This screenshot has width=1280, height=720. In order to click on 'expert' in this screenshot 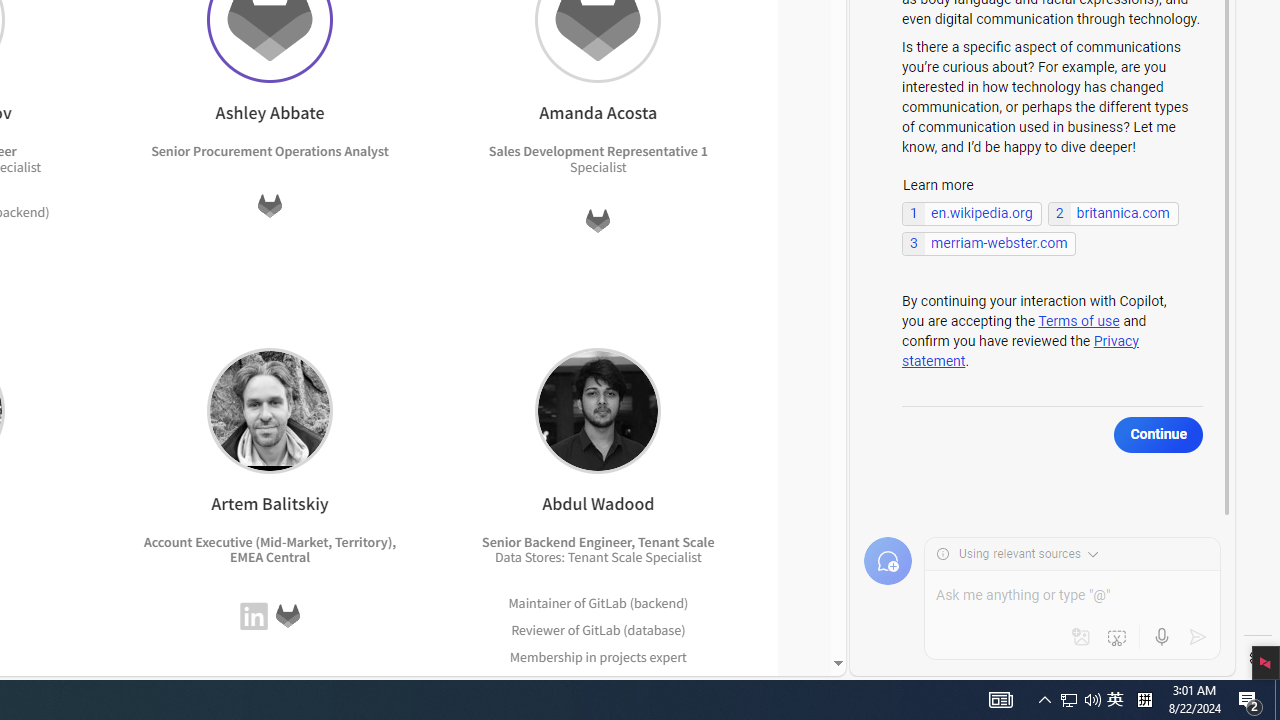, I will do `click(664, 682)`.